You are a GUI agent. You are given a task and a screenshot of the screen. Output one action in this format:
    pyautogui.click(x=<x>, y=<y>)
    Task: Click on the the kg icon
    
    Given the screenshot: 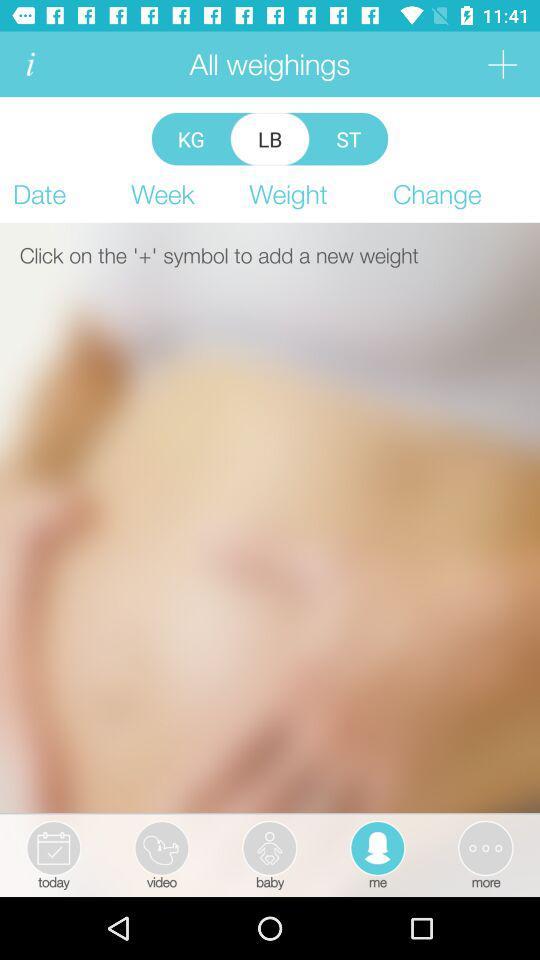 What is the action you would take?
    pyautogui.click(x=191, y=138)
    